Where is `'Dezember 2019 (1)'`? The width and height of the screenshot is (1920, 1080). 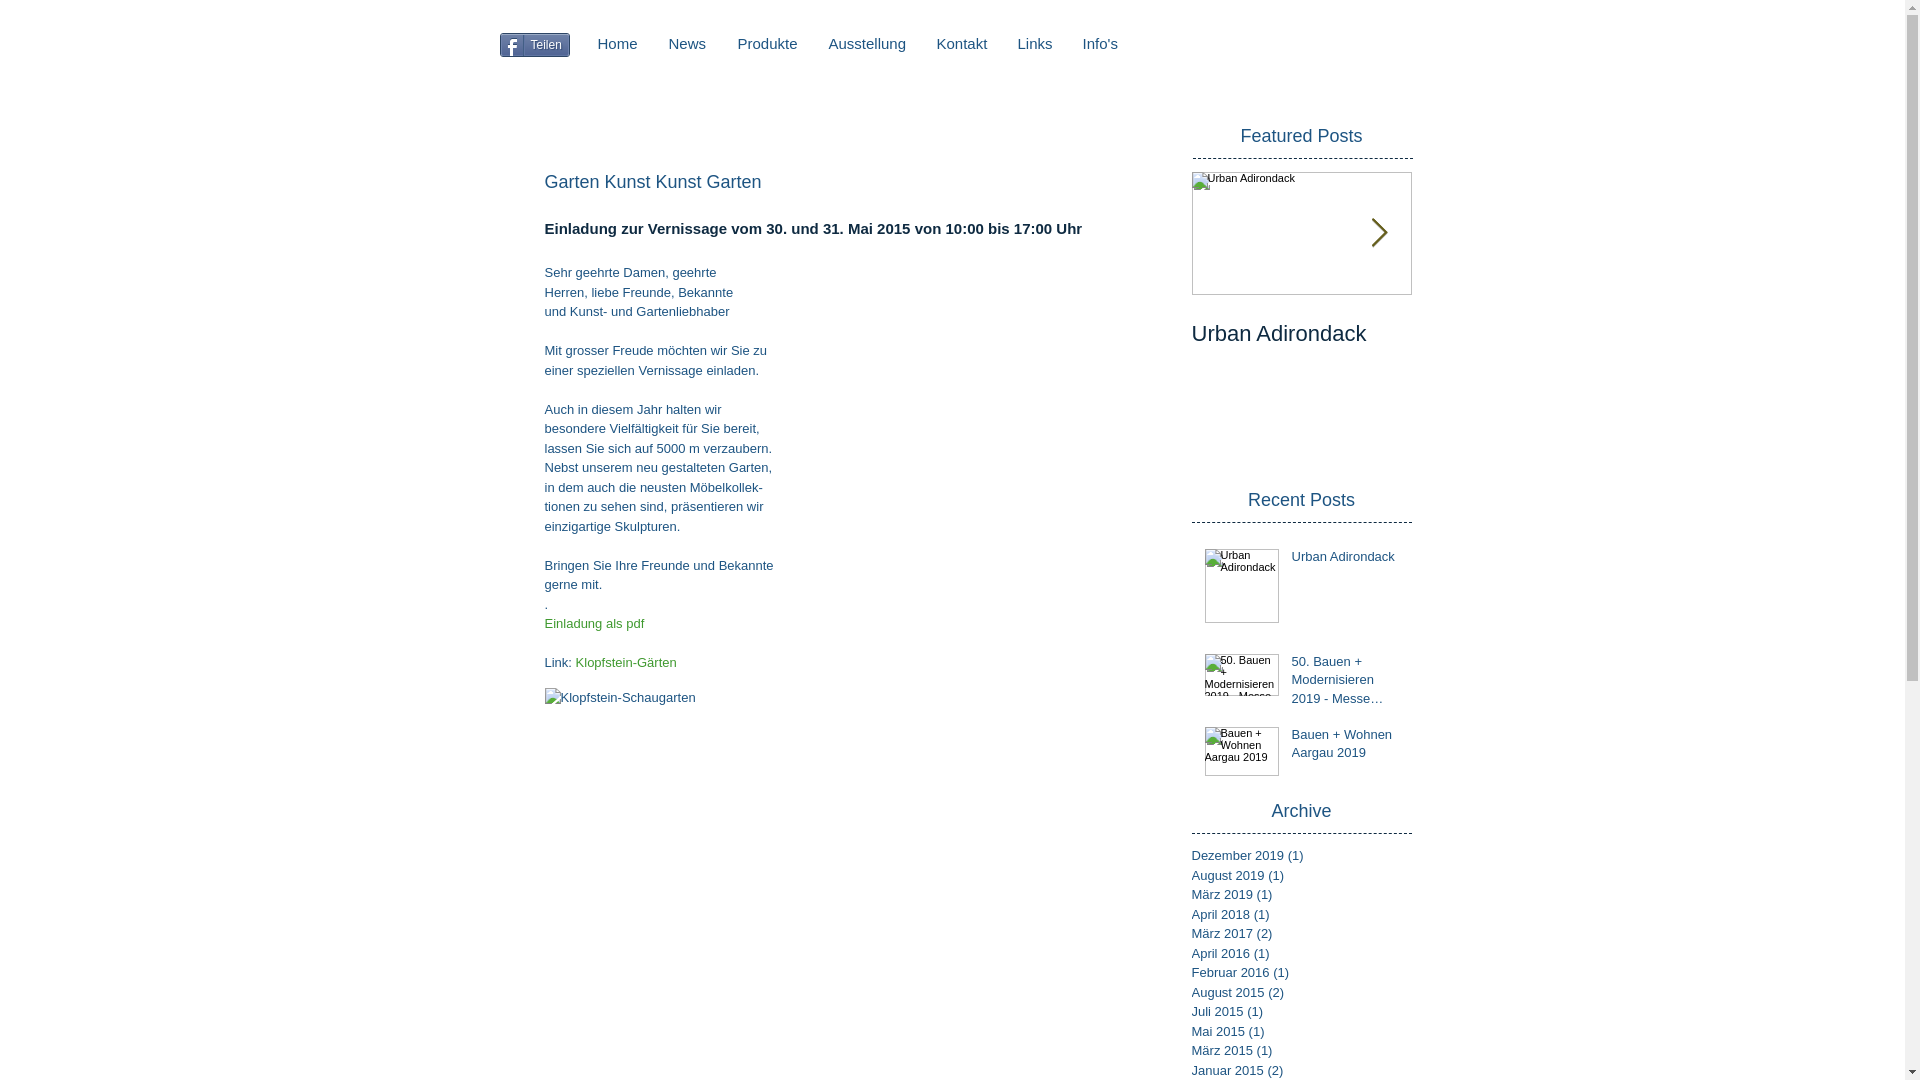 'Dezember 2019 (1)' is located at coordinates (1296, 855).